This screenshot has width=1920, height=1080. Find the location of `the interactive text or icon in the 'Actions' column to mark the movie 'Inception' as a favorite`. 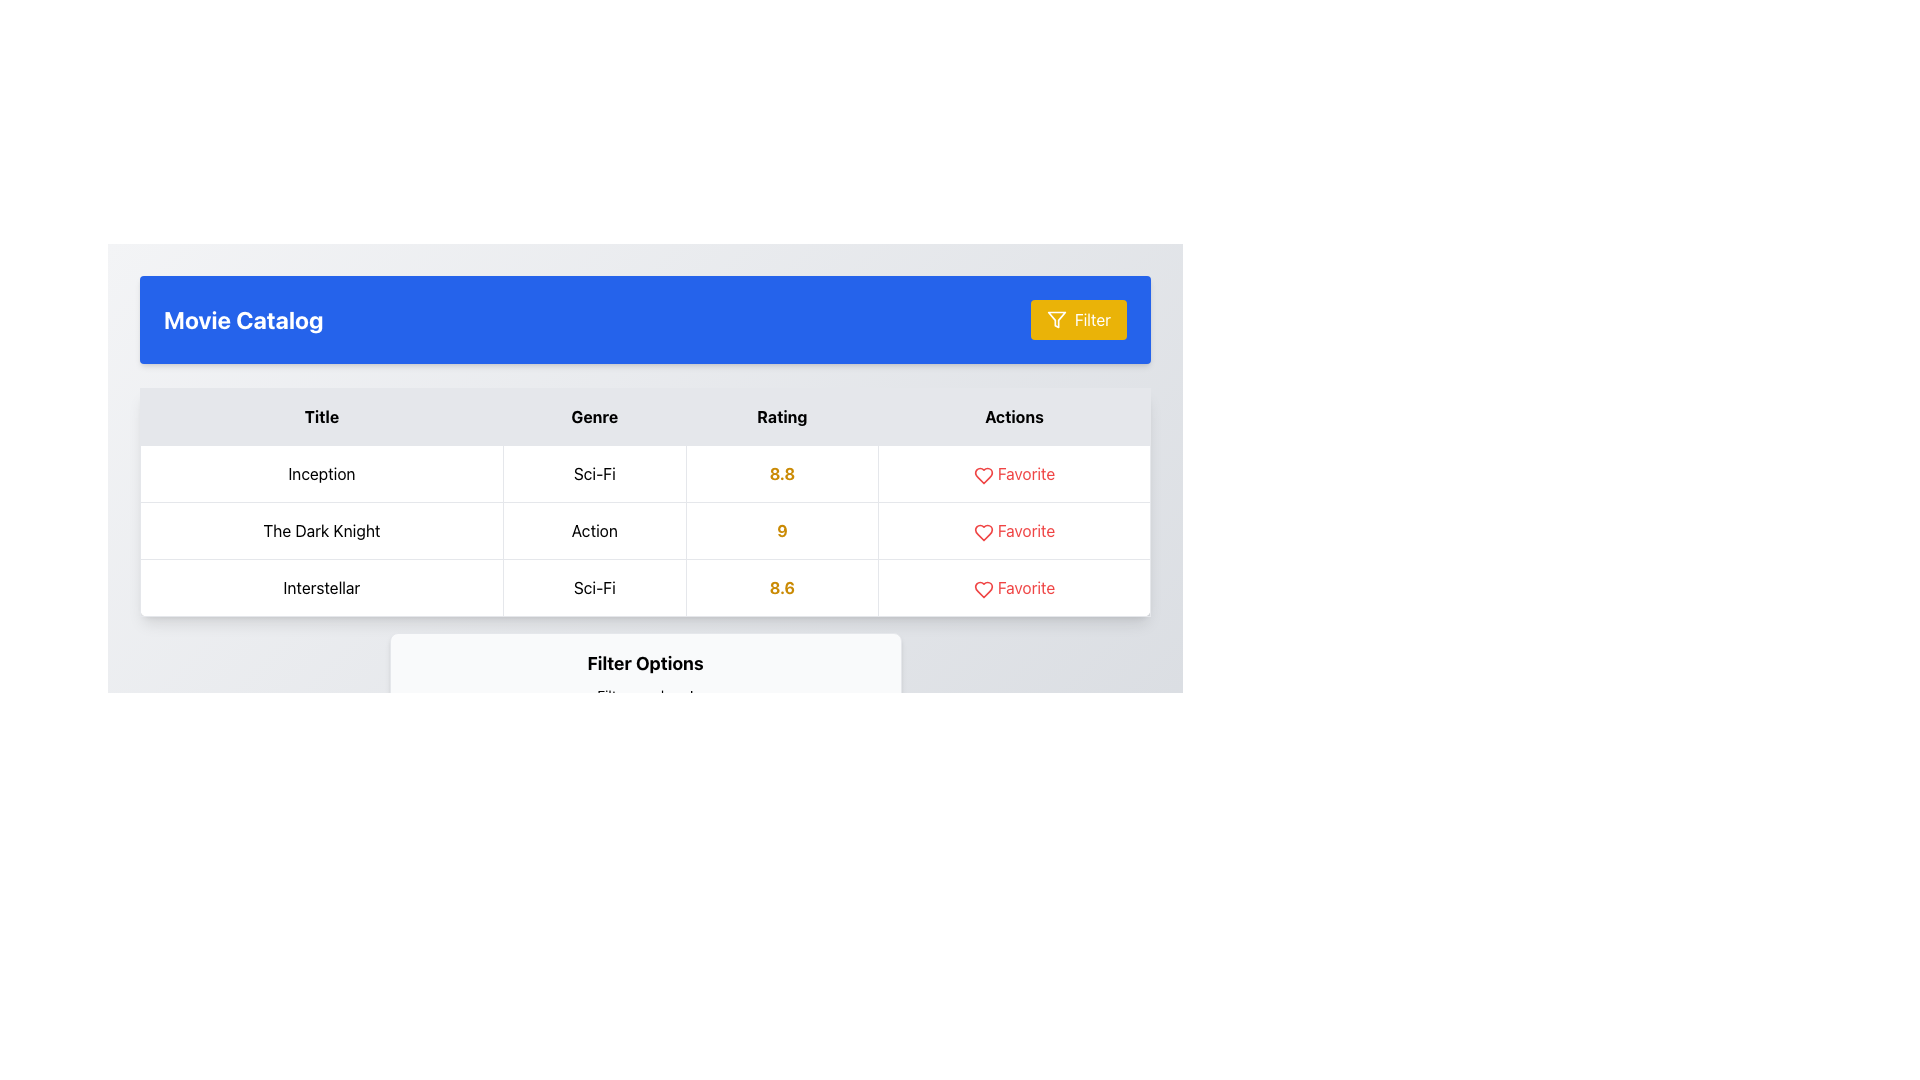

the interactive text or icon in the 'Actions' column to mark the movie 'Inception' as a favorite is located at coordinates (1013, 474).